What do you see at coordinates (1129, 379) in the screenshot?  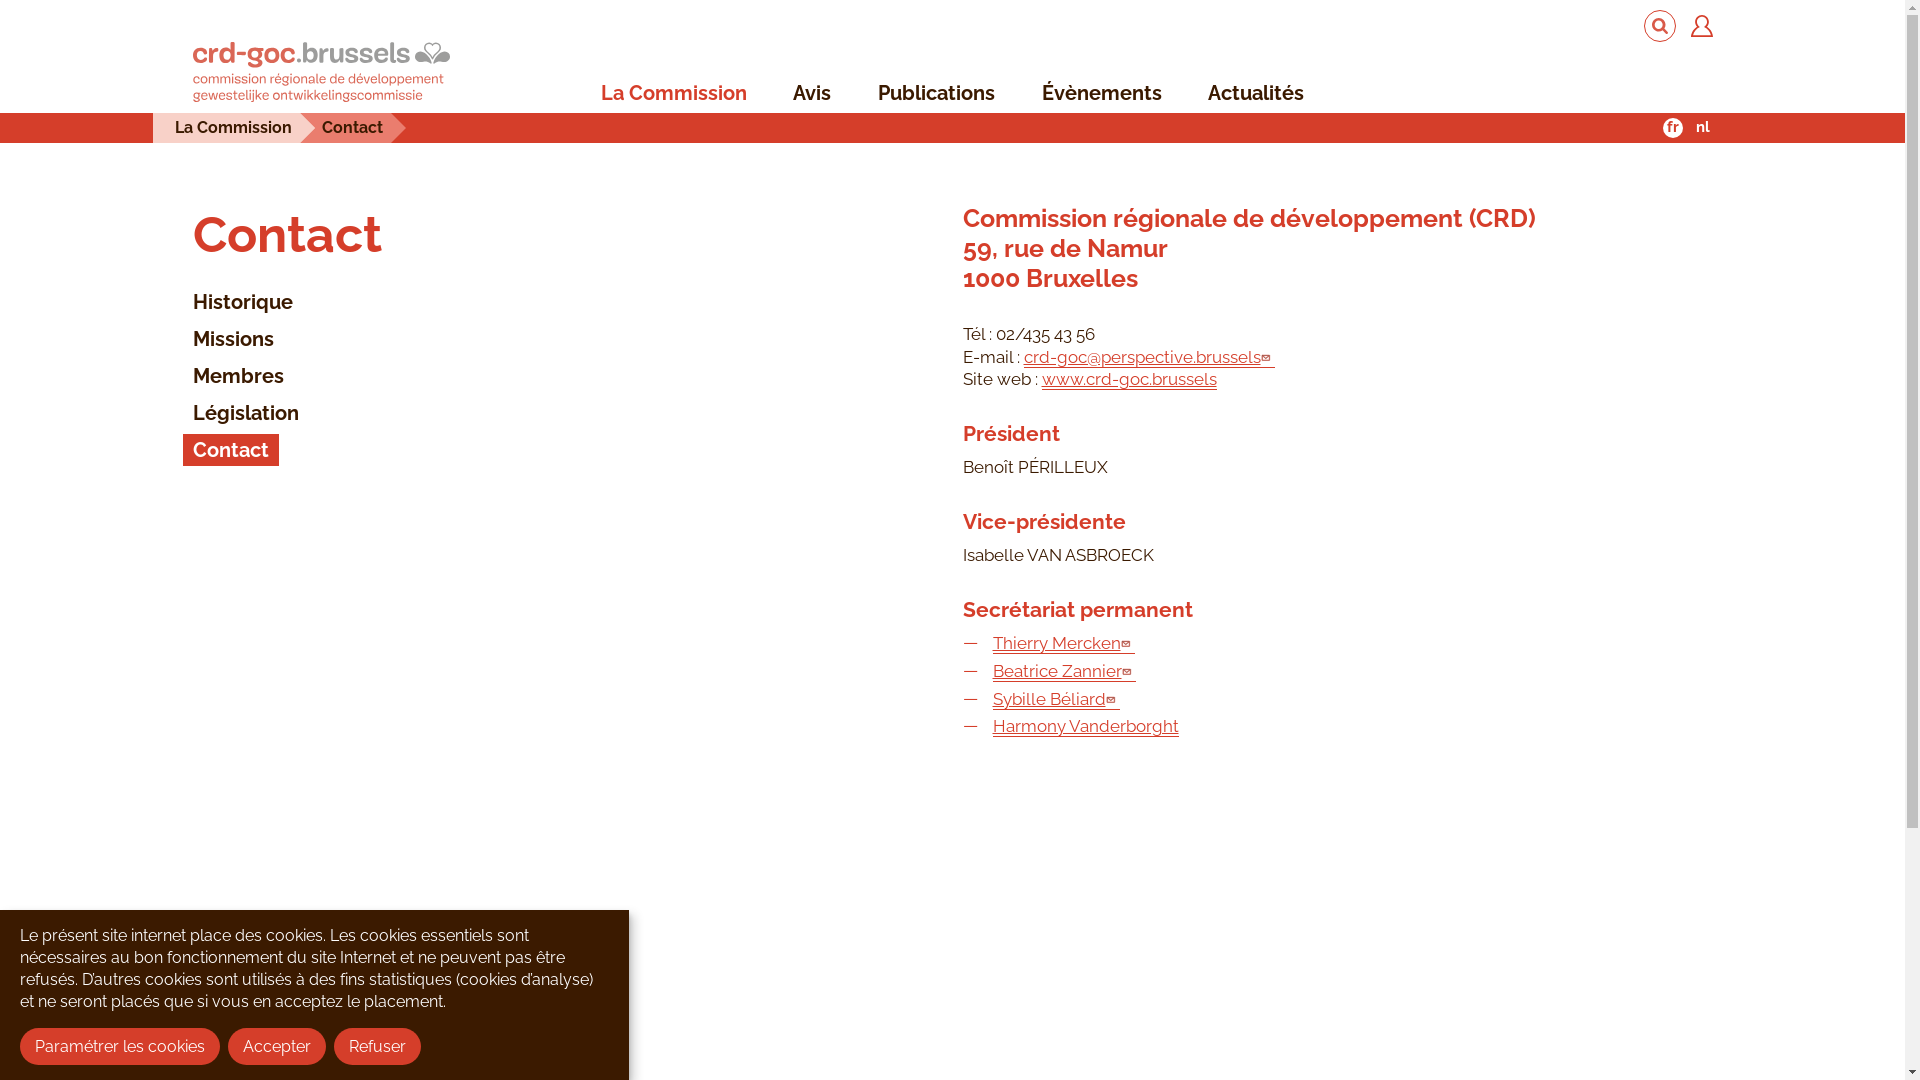 I see `'www.crd-goc.brussels'` at bounding box center [1129, 379].